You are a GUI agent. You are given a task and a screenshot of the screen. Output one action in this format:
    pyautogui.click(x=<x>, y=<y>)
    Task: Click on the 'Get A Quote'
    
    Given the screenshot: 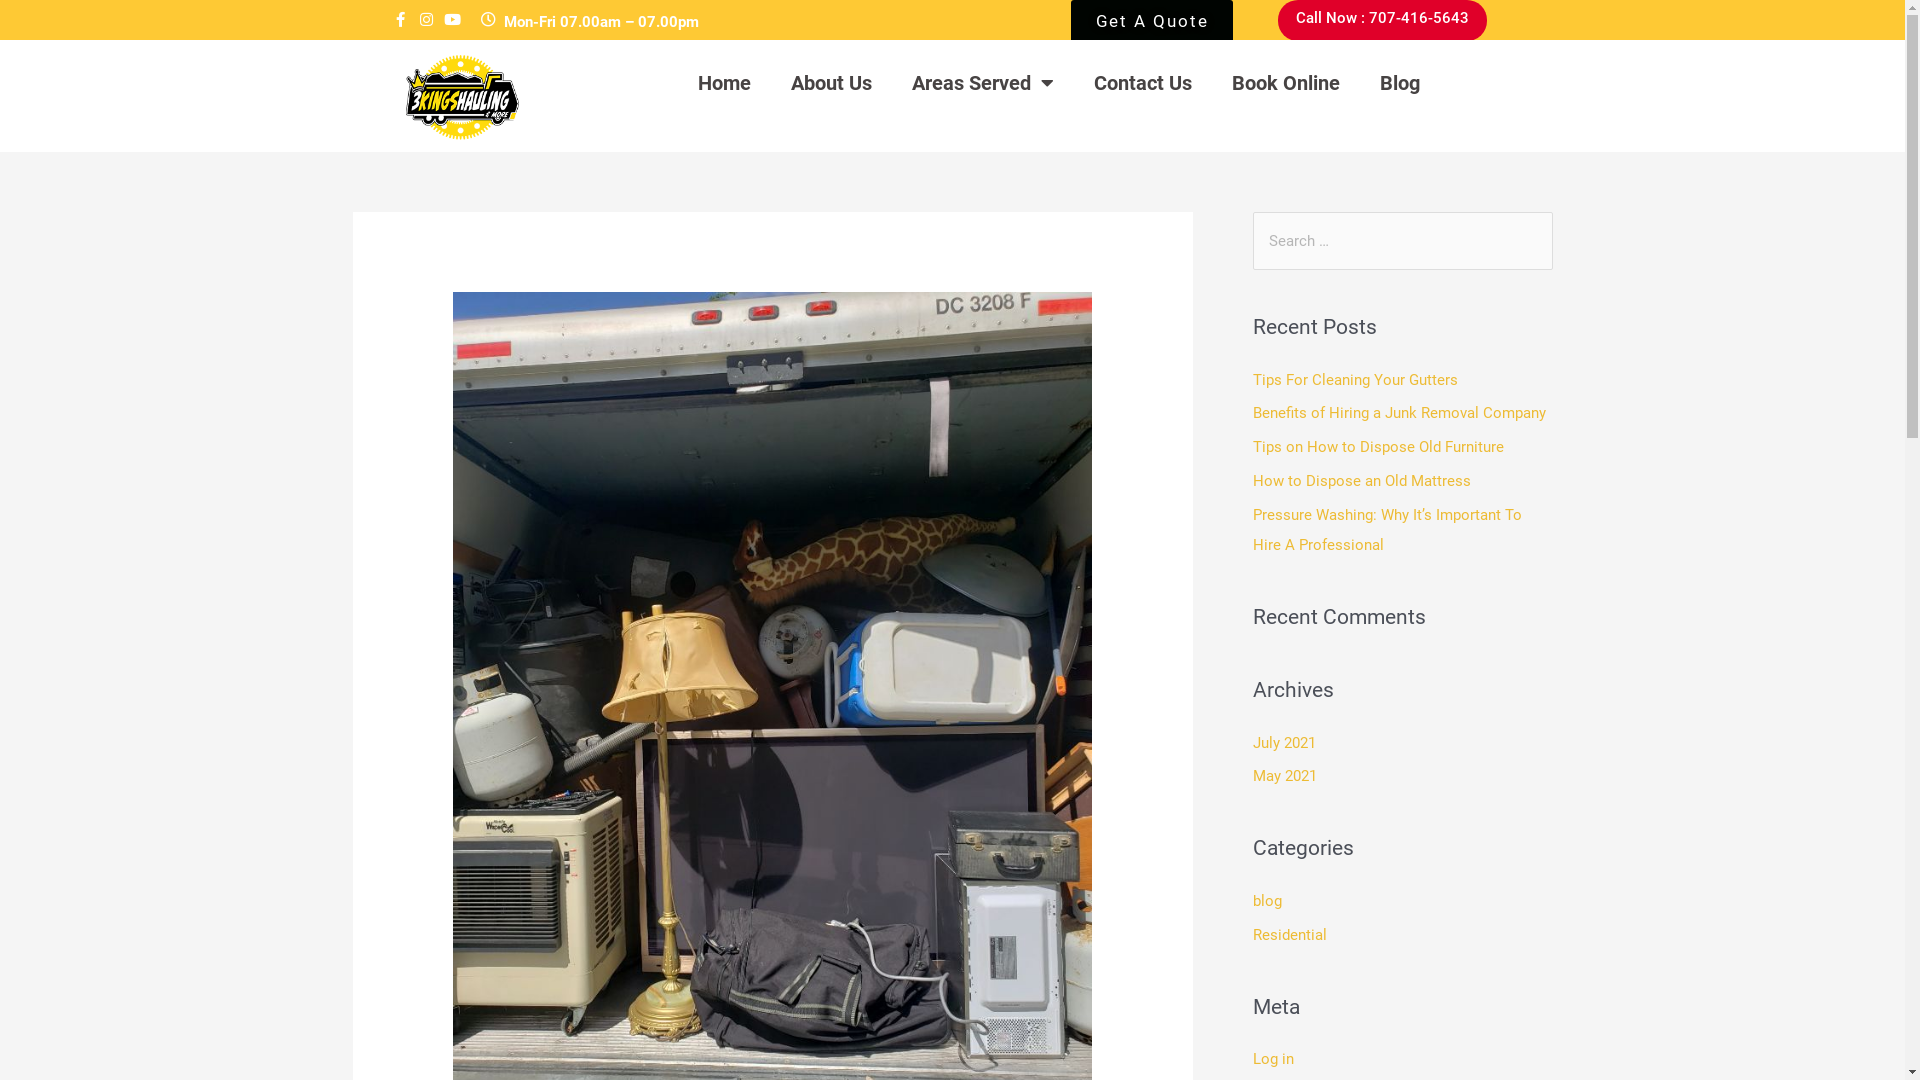 What is the action you would take?
    pyautogui.click(x=1152, y=26)
    